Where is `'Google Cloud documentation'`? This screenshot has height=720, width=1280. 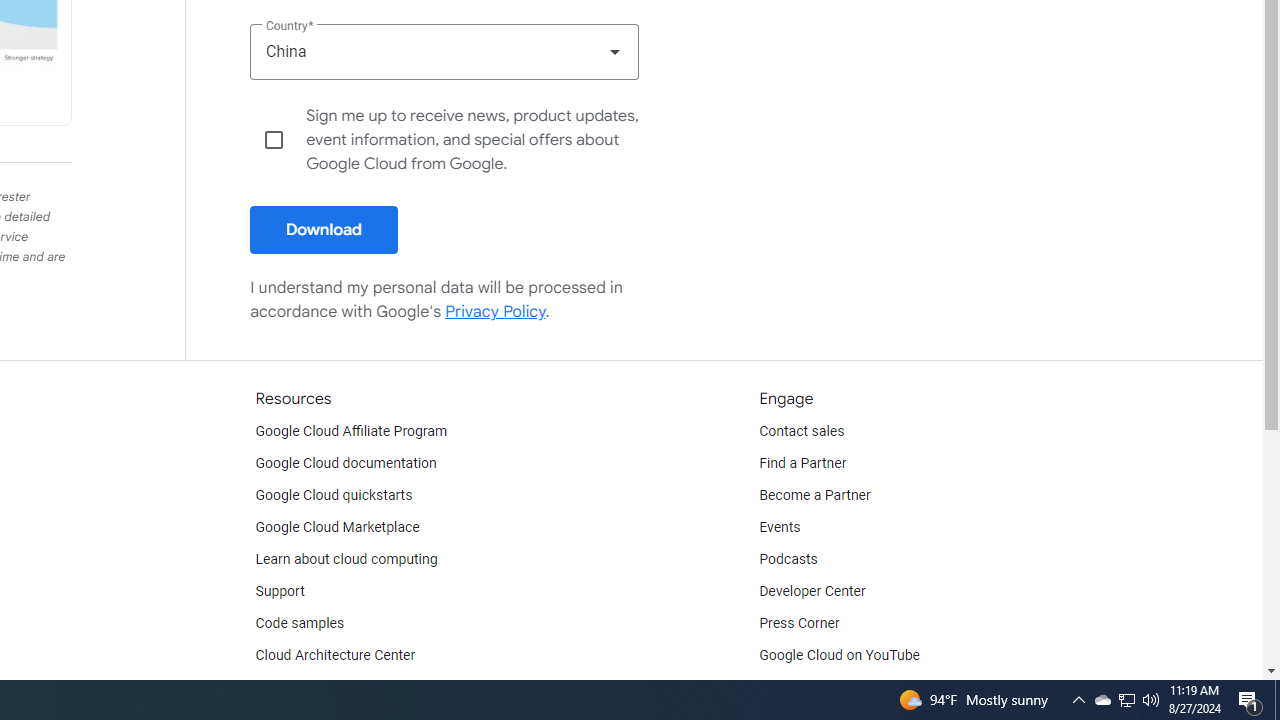 'Google Cloud documentation' is located at coordinates (345, 464).